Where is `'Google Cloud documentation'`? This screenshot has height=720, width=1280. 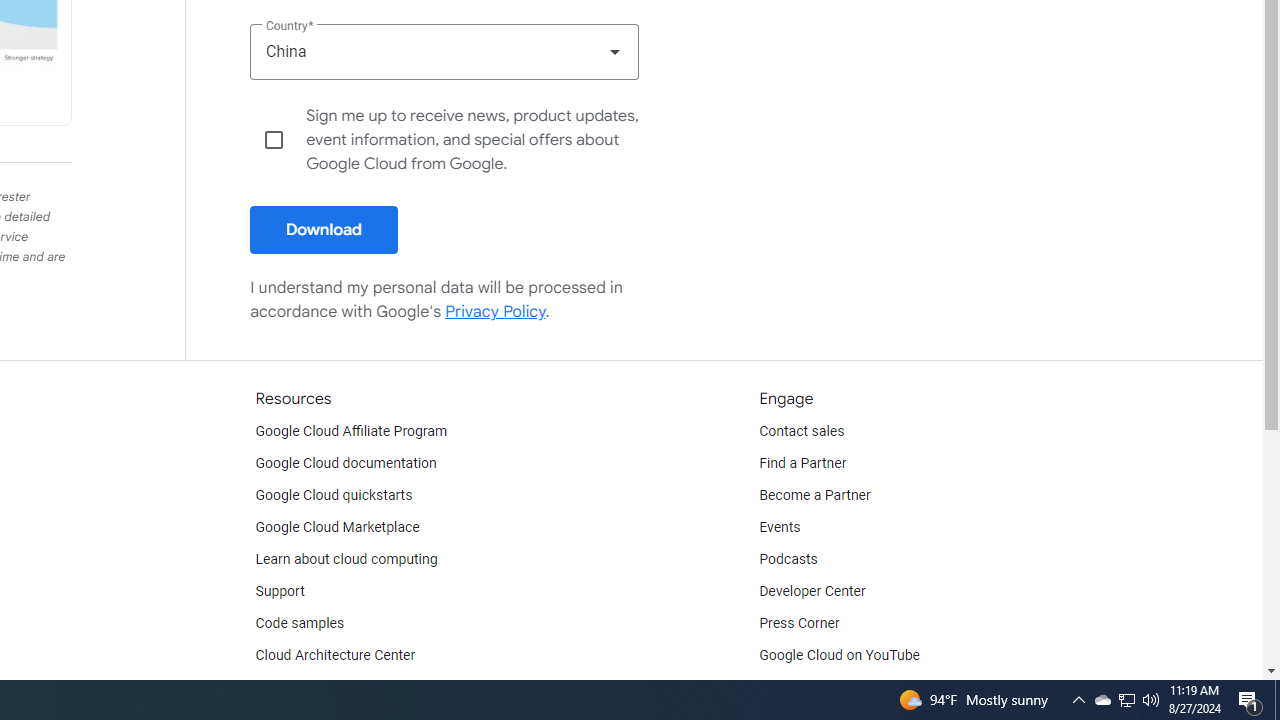 'Google Cloud documentation' is located at coordinates (345, 464).